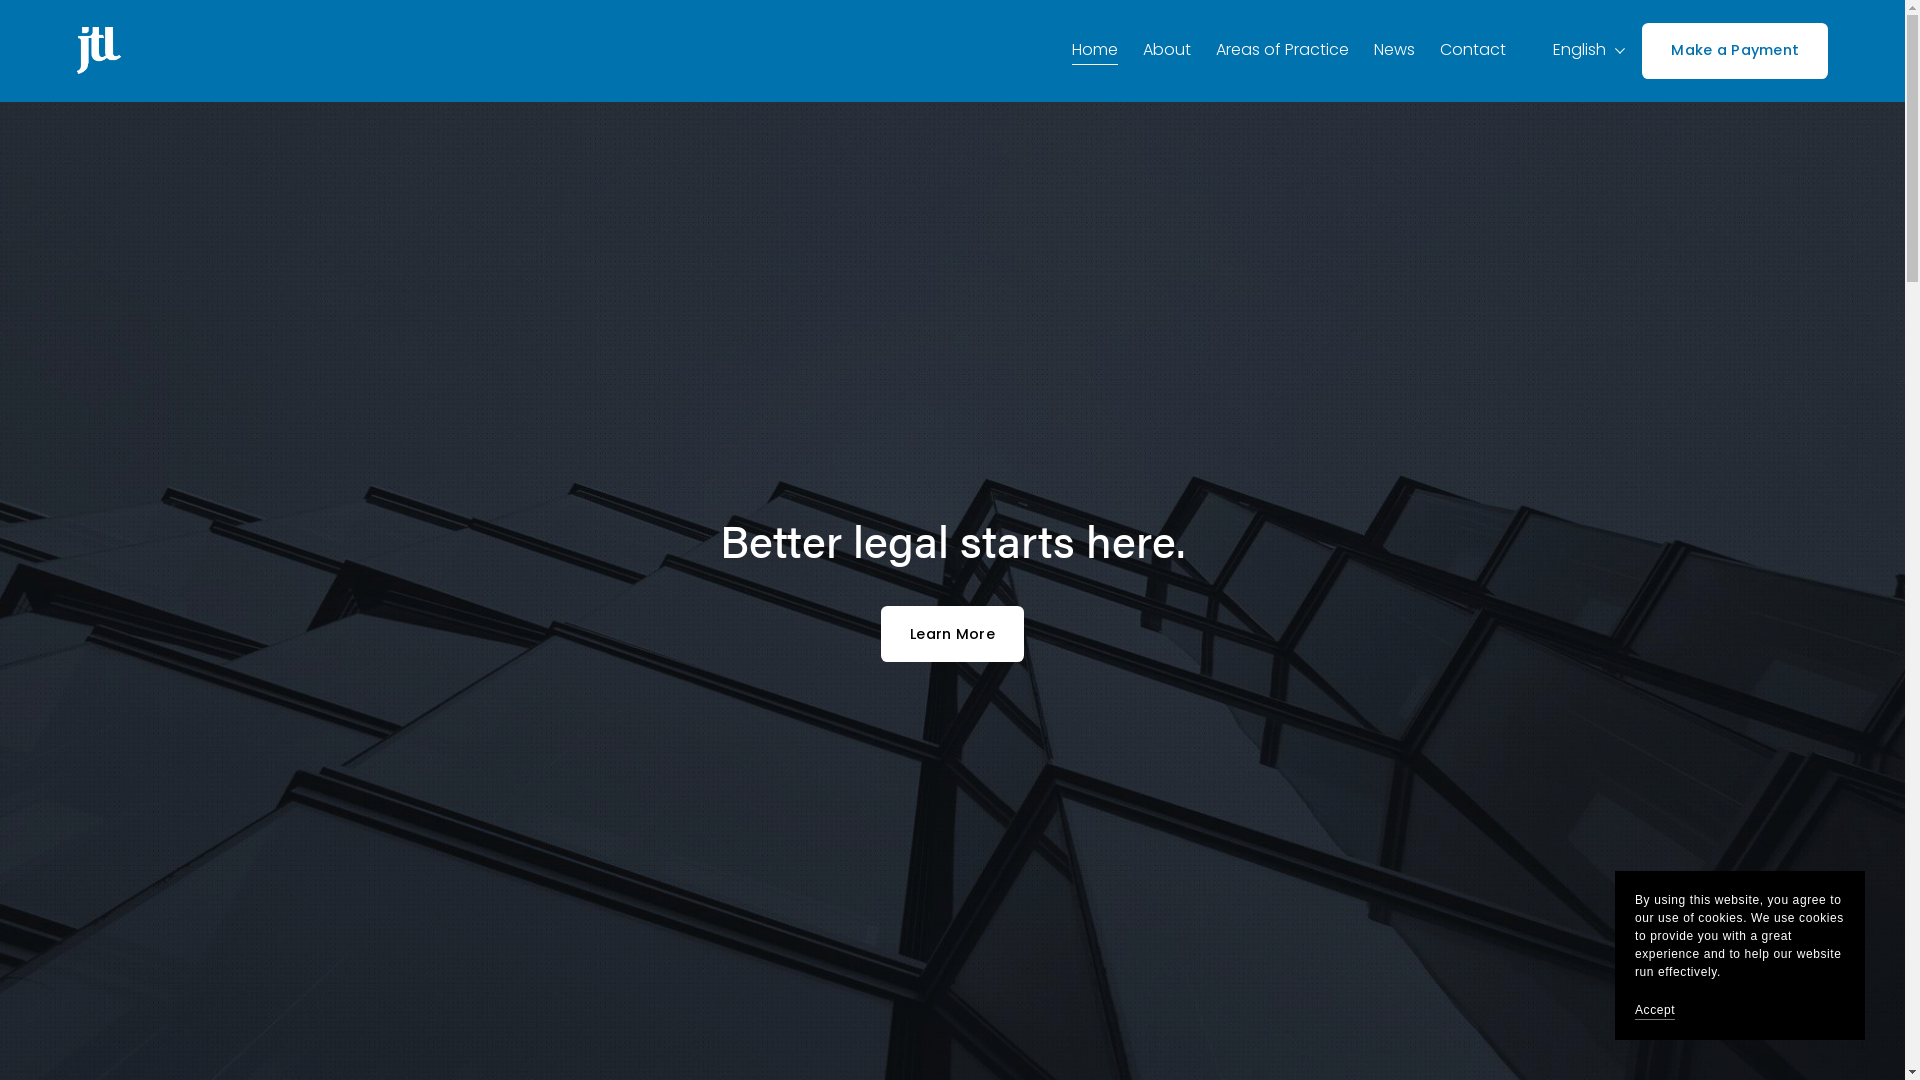 This screenshot has height=1080, width=1920. What do you see at coordinates (1733, 49) in the screenshot?
I see `'Make a Payment'` at bounding box center [1733, 49].